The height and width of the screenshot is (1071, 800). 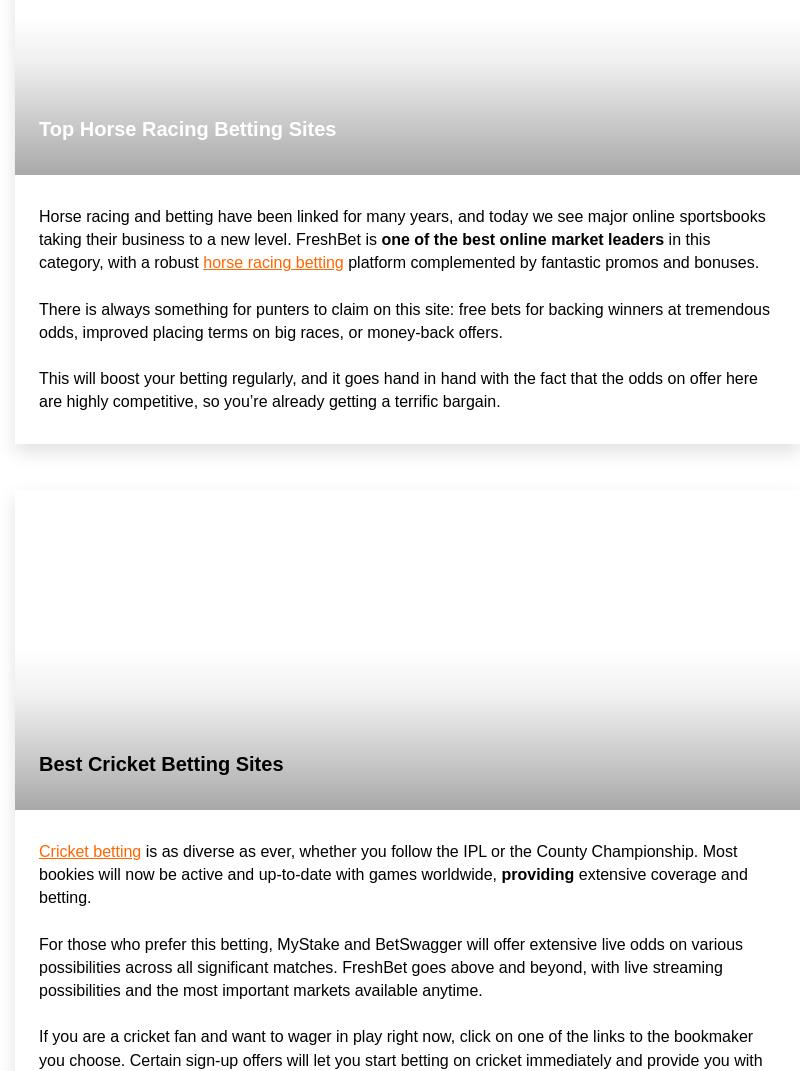 What do you see at coordinates (404, 319) in the screenshot?
I see `'There is always something for punters to claim on this site: free bets for backing winners at tremendous odds, improved placing terms on big races, or money-back offers.'` at bounding box center [404, 319].